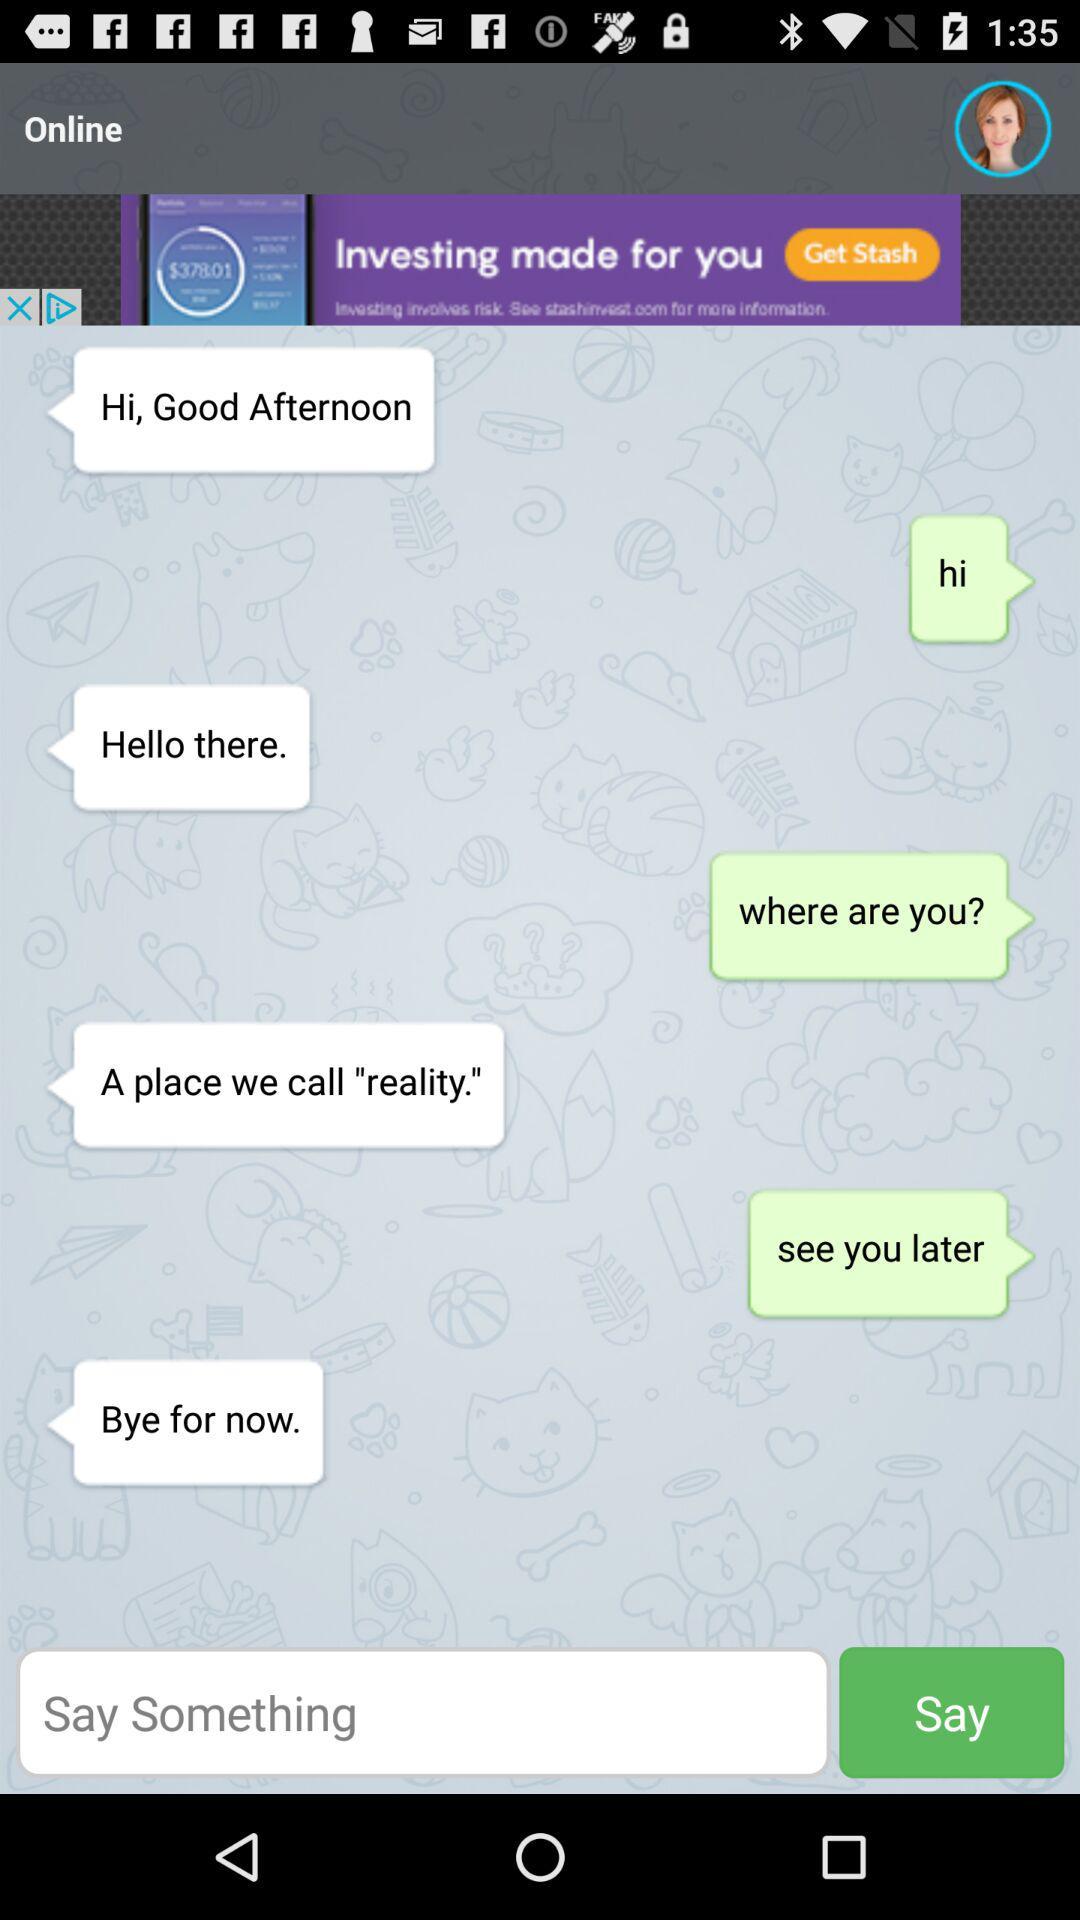 This screenshot has width=1080, height=1920. Describe the element at coordinates (422, 1711) in the screenshot. I see `ask the command` at that location.